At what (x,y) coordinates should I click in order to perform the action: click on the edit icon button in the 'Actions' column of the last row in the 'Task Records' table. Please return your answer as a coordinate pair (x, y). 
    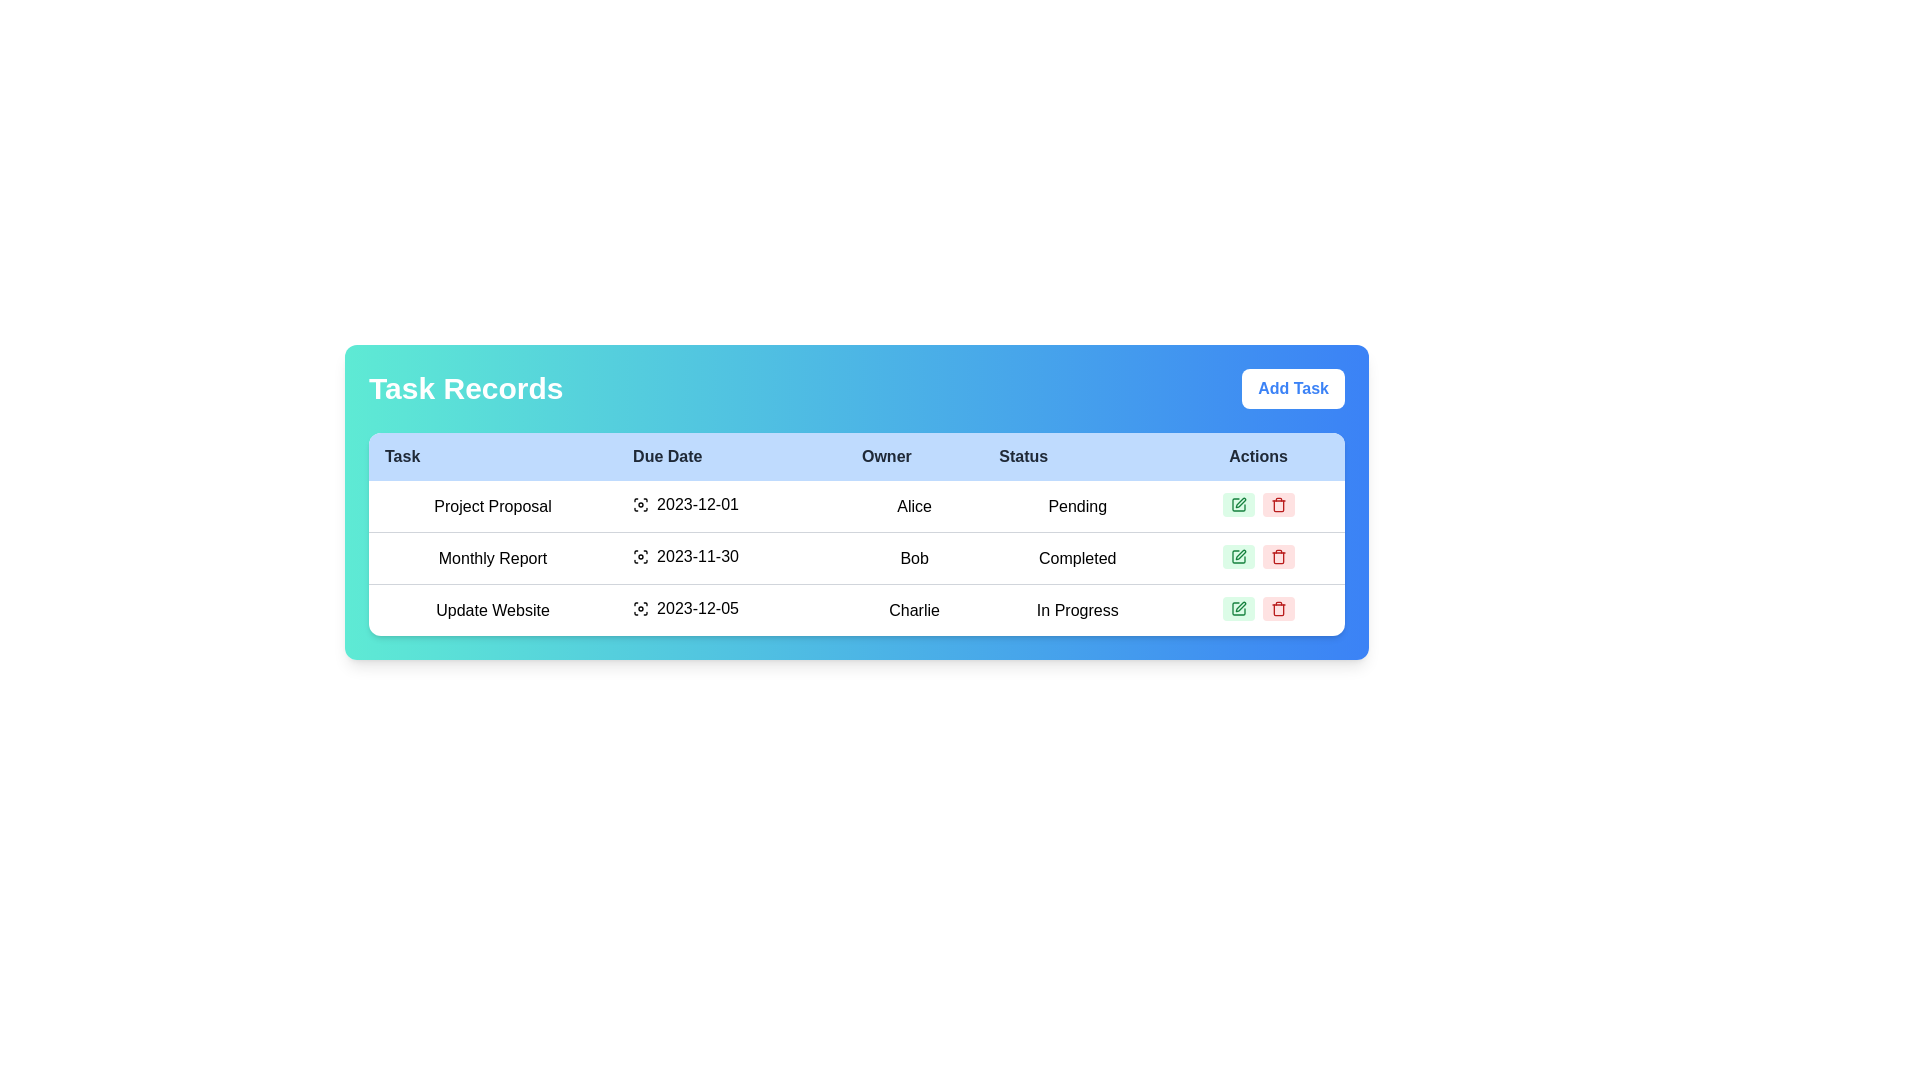
    Looking at the image, I should click on (1237, 608).